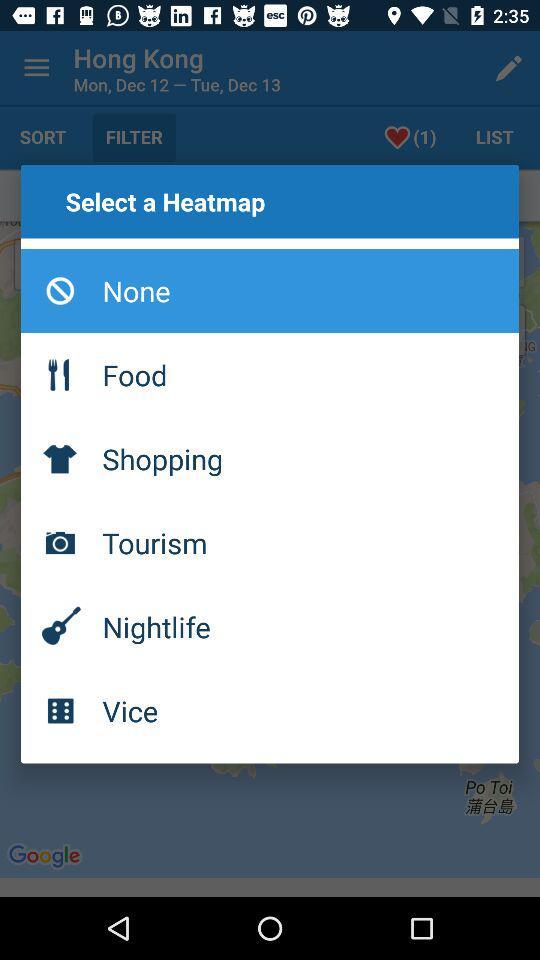 The height and width of the screenshot is (960, 540). What do you see at coordinates (270, 289) in the screenshot?
I see `item above food item` at bounding box center [270, 289].